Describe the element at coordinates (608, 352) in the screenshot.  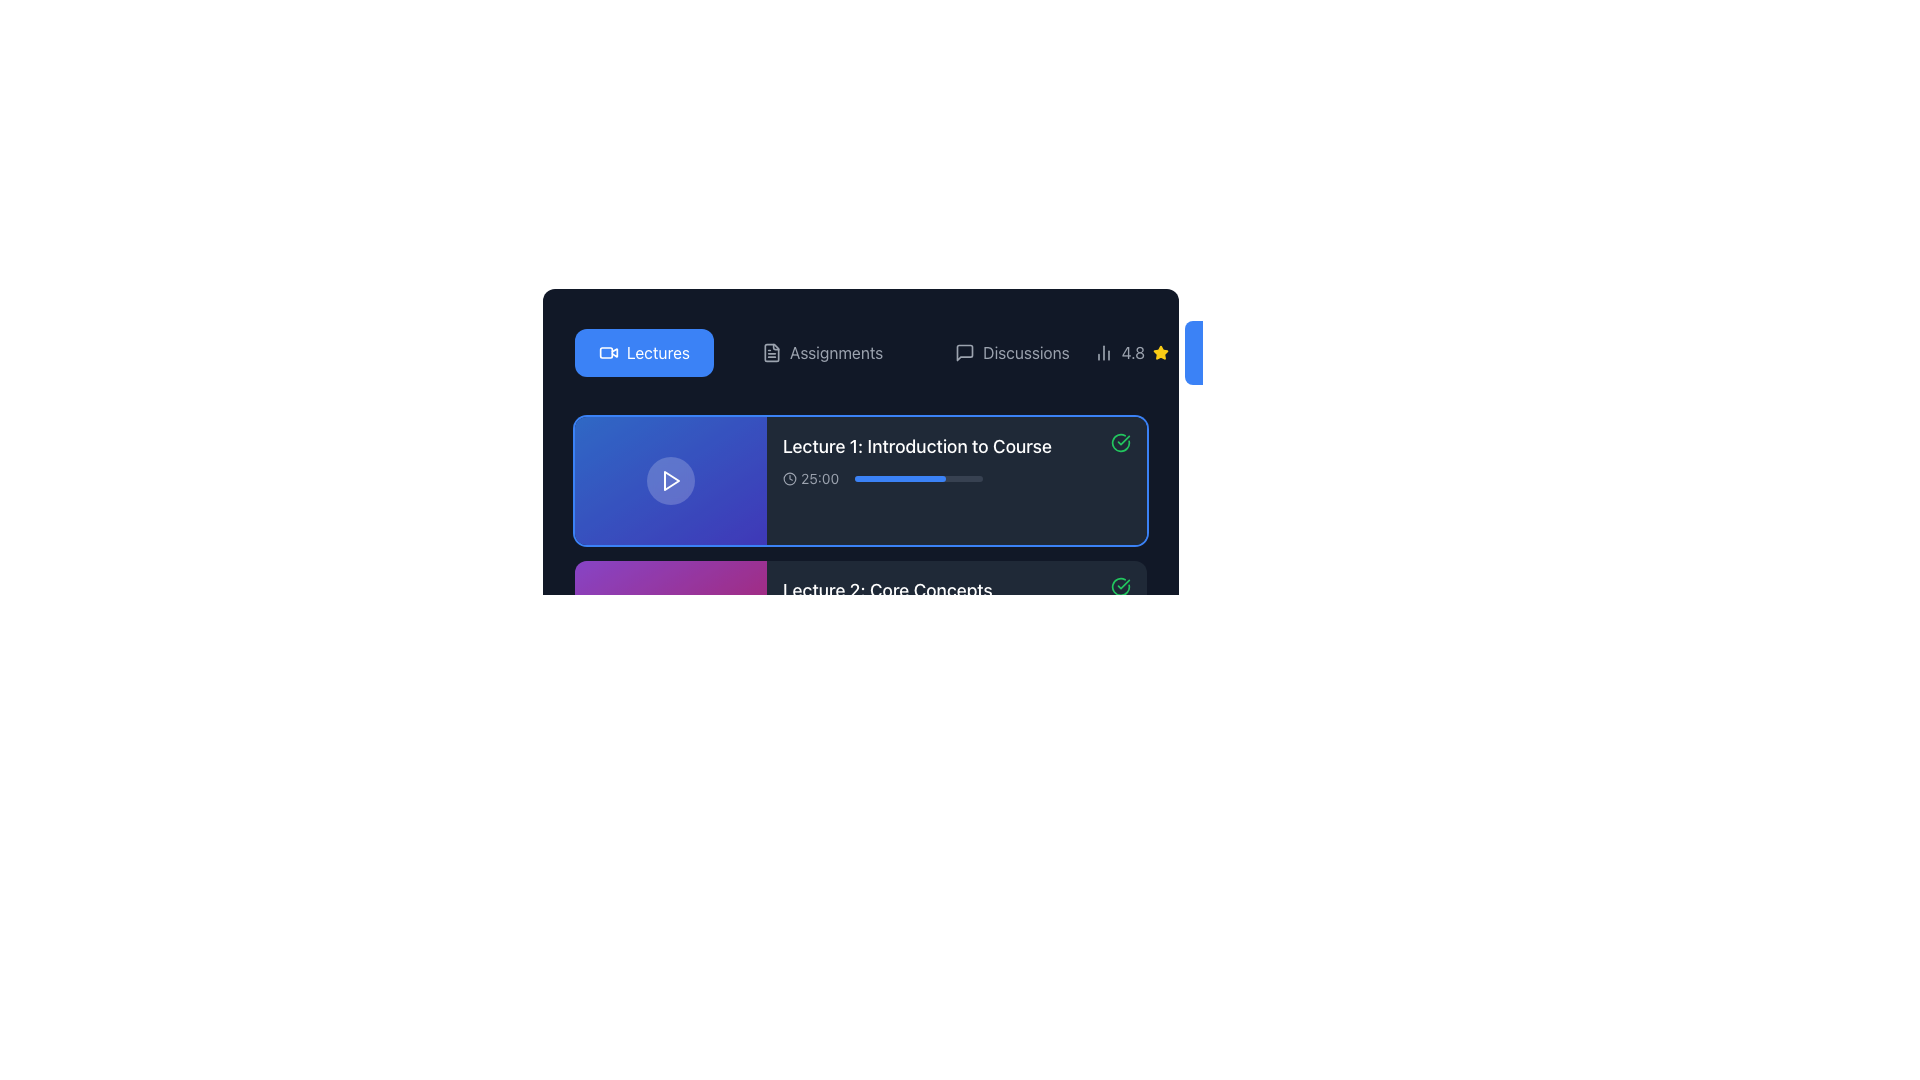
I see `the compact video icon within the 'Lectures' button in the top-left section of the menu bar, which features a play button and a gray stroke design` at that location.